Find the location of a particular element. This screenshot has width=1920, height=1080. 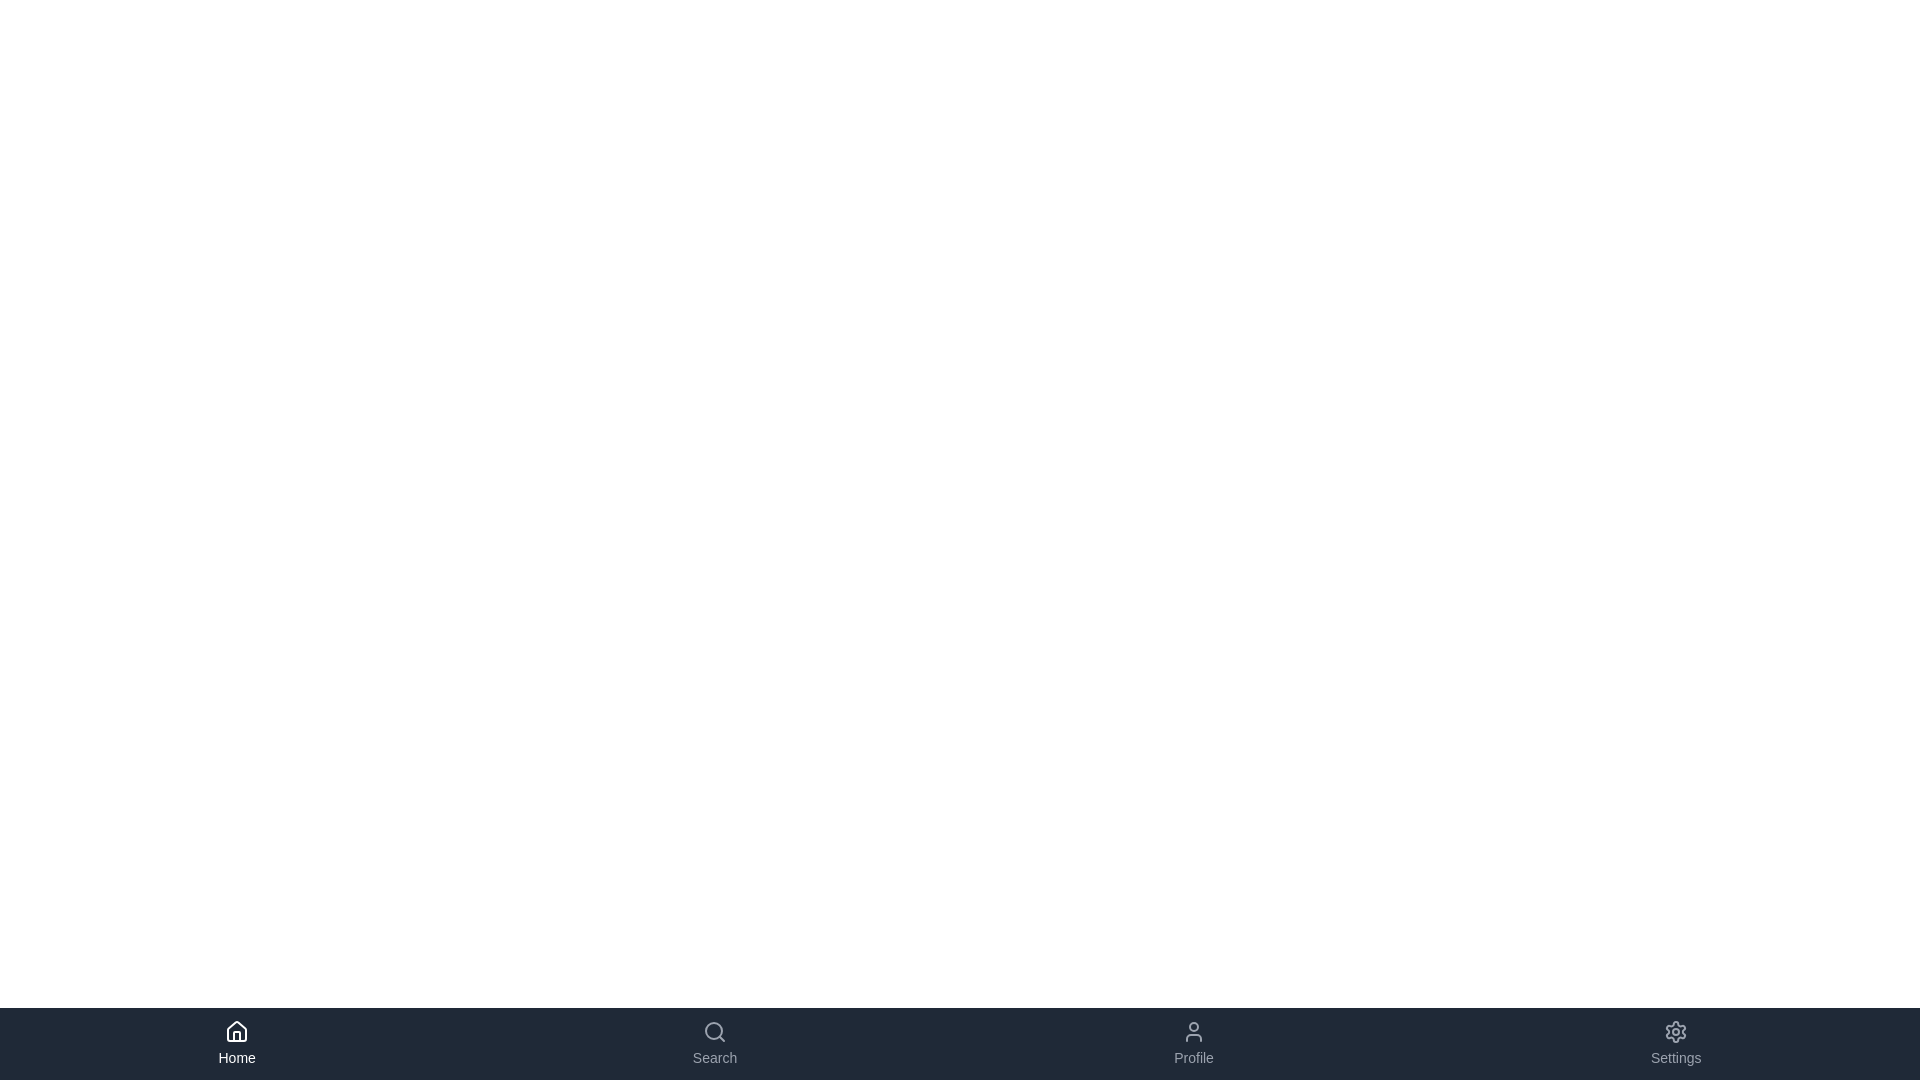

the non-interactive house icon in the bottom navigation bar, which represents the 'Home' section is located at coordinates (237, 1031).